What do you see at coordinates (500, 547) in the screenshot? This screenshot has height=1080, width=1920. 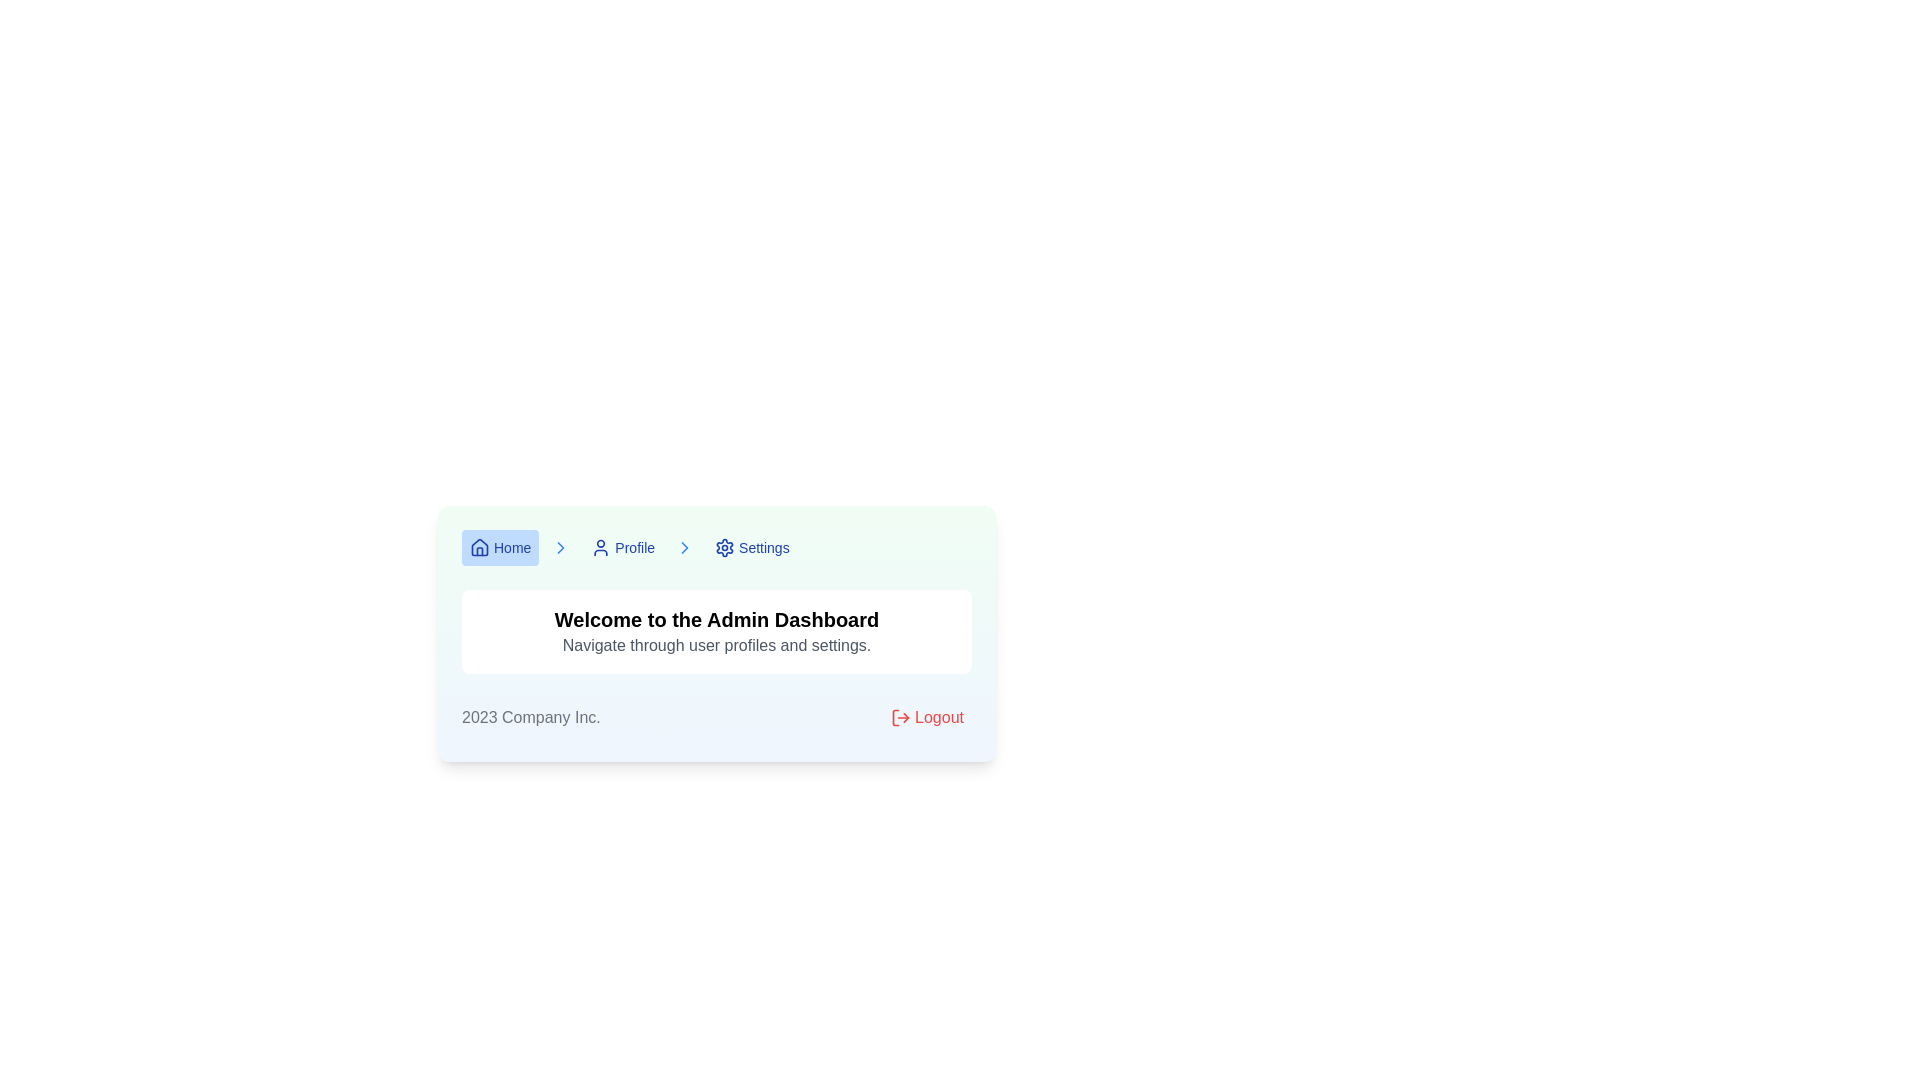 I see `the 'Home' button with a house icon in the upper left corner of the navigation bar` at bounding box center [500, 547].